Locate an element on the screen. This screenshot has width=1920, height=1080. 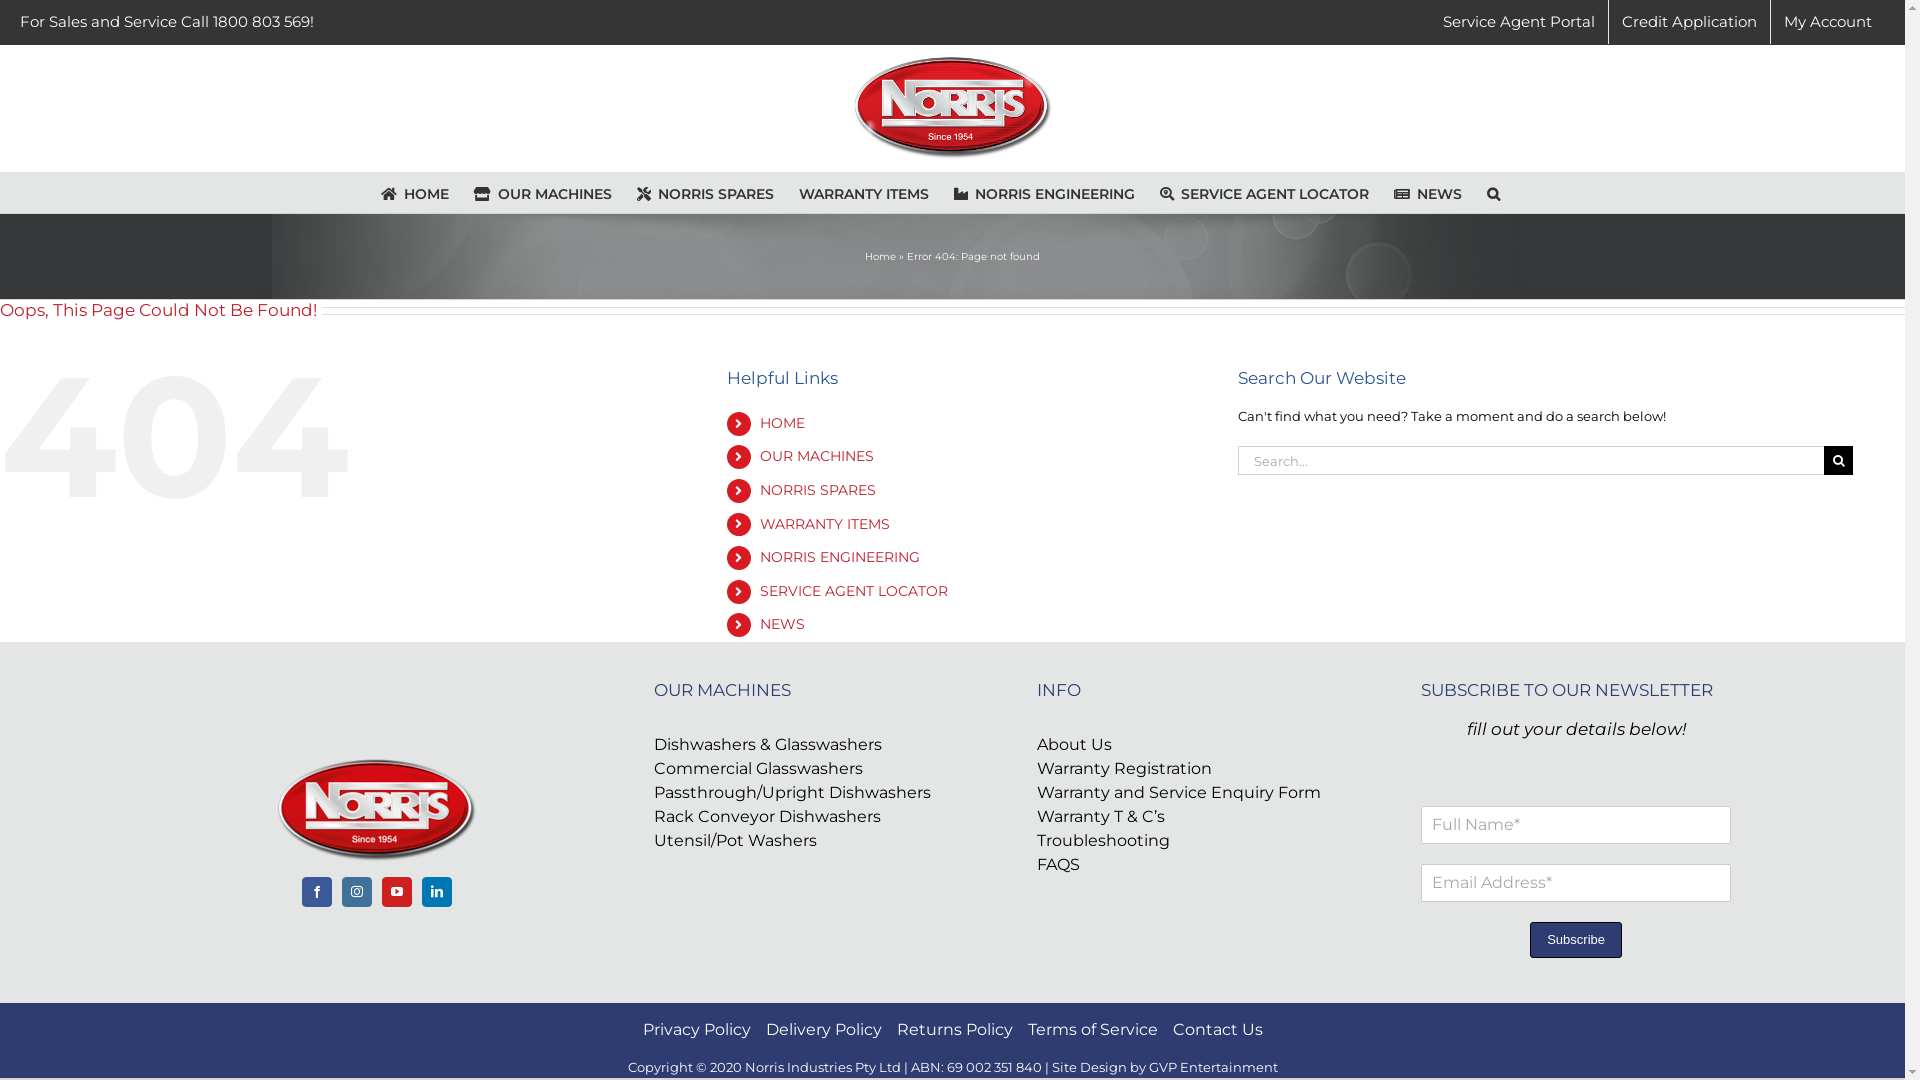
'NORRIS ENGINEERING' is located at coordinates (840, 556).